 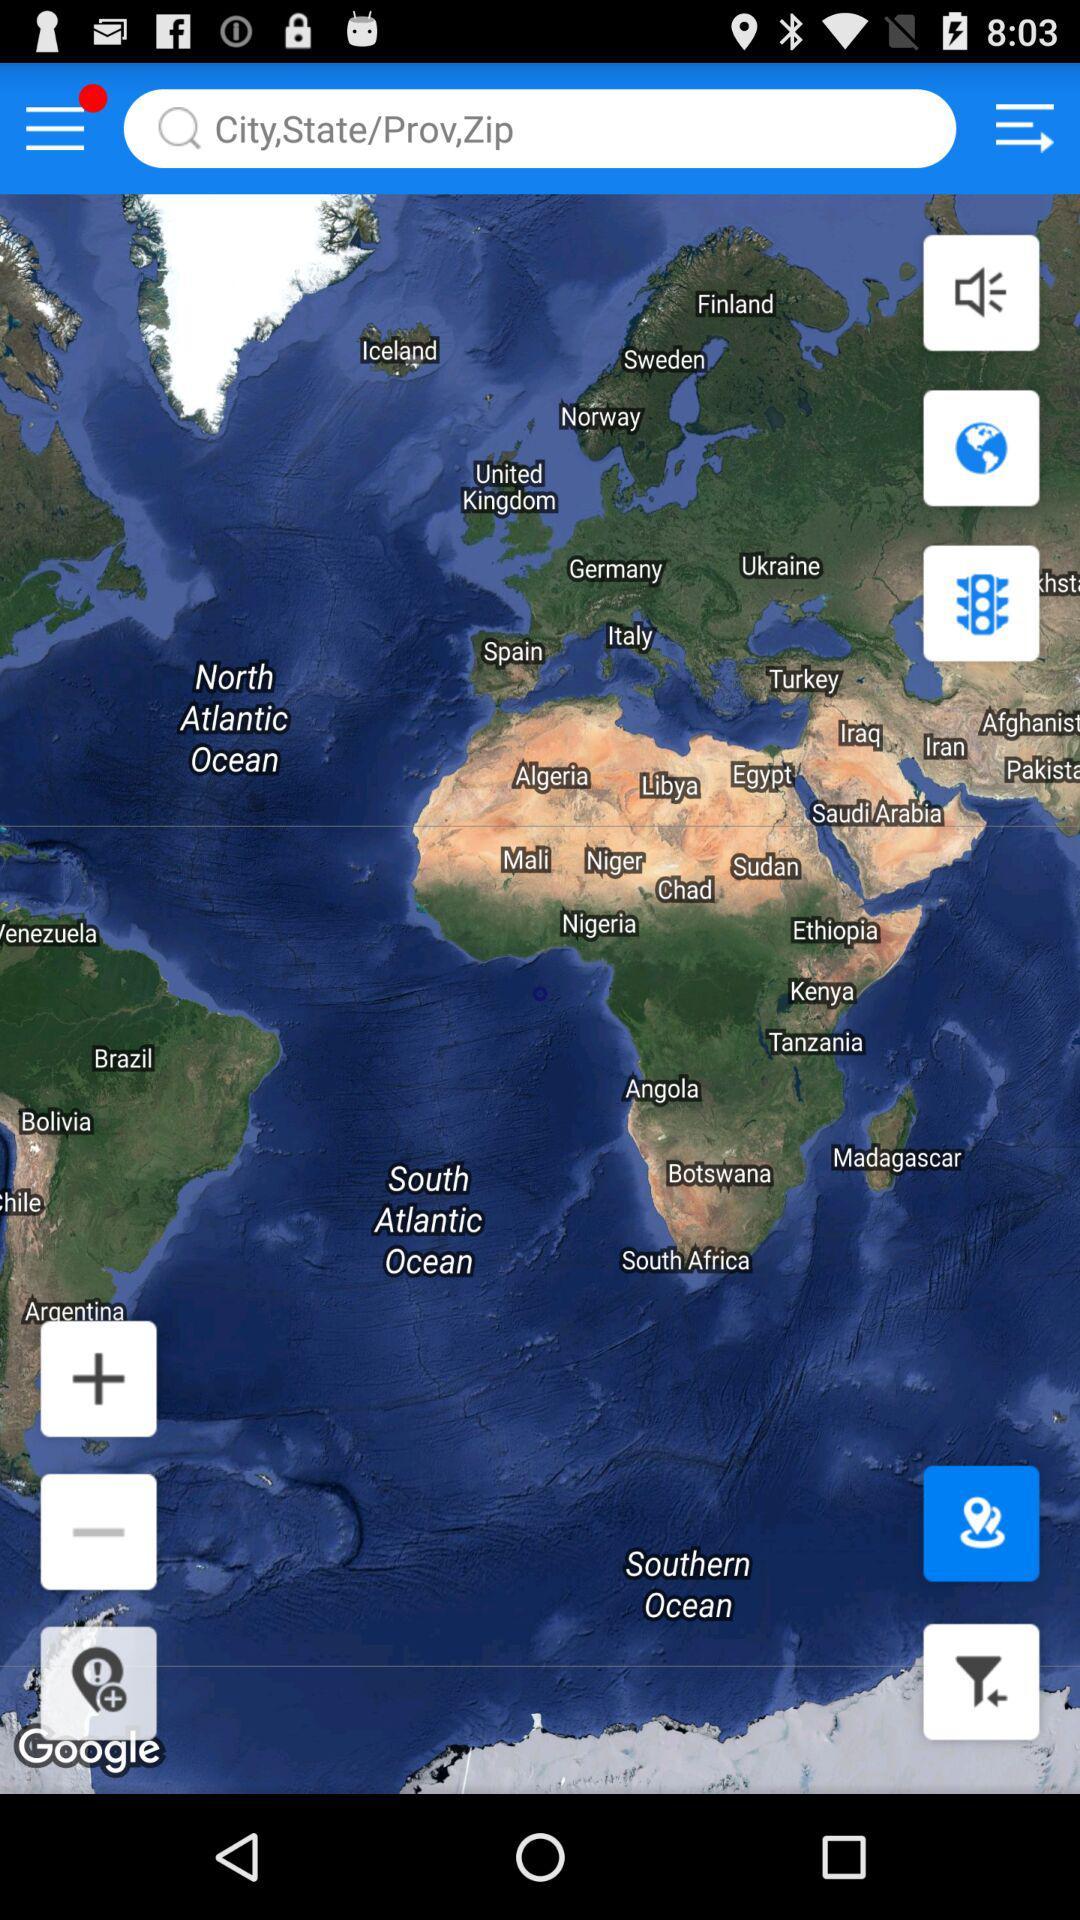 I want to click on the location icon, so click(x=980, y=1630).